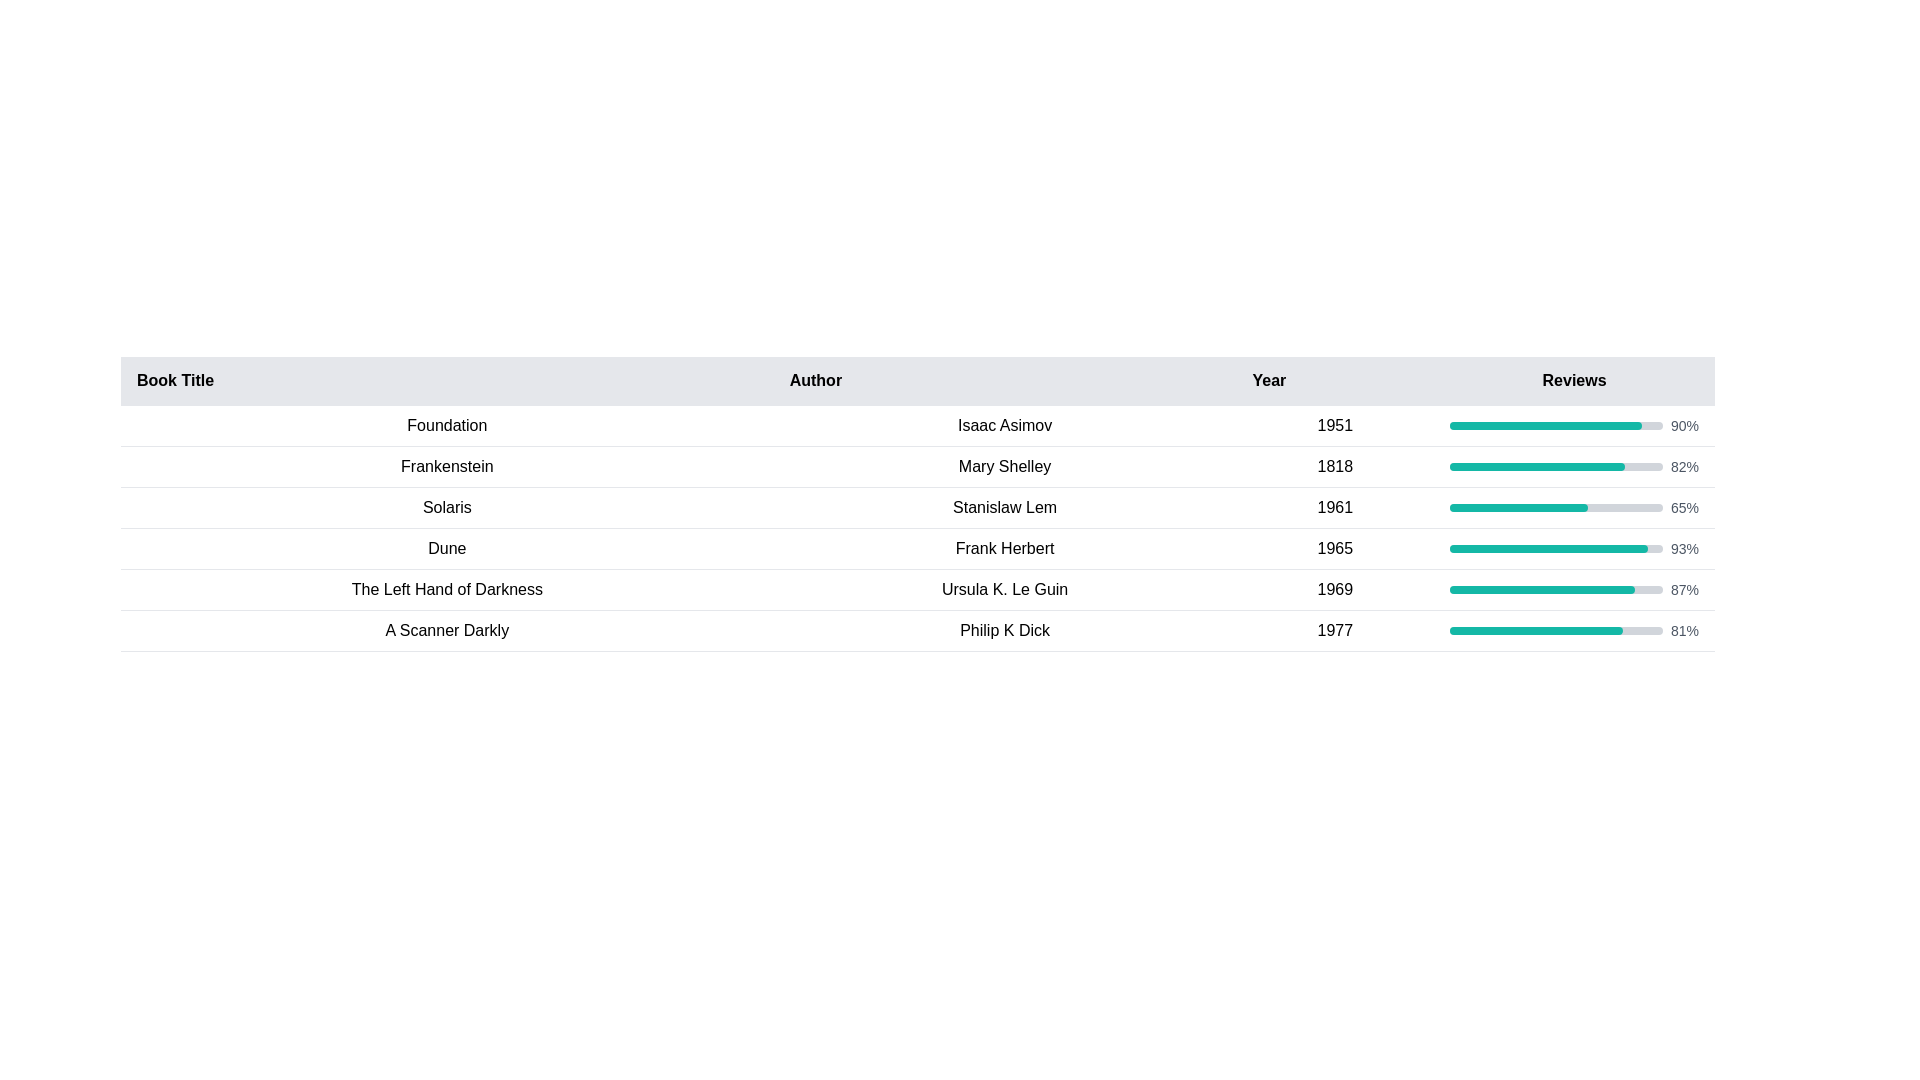  Describe the element at coordinates (1535, 631) in the screenshot. I see `the percentage represented by the filled portion of the progress bar segment for the book 'A Scanner Darkly' in the 'Reviews' column, which is styled with a teal-green background and filled to 81% width` at that location.